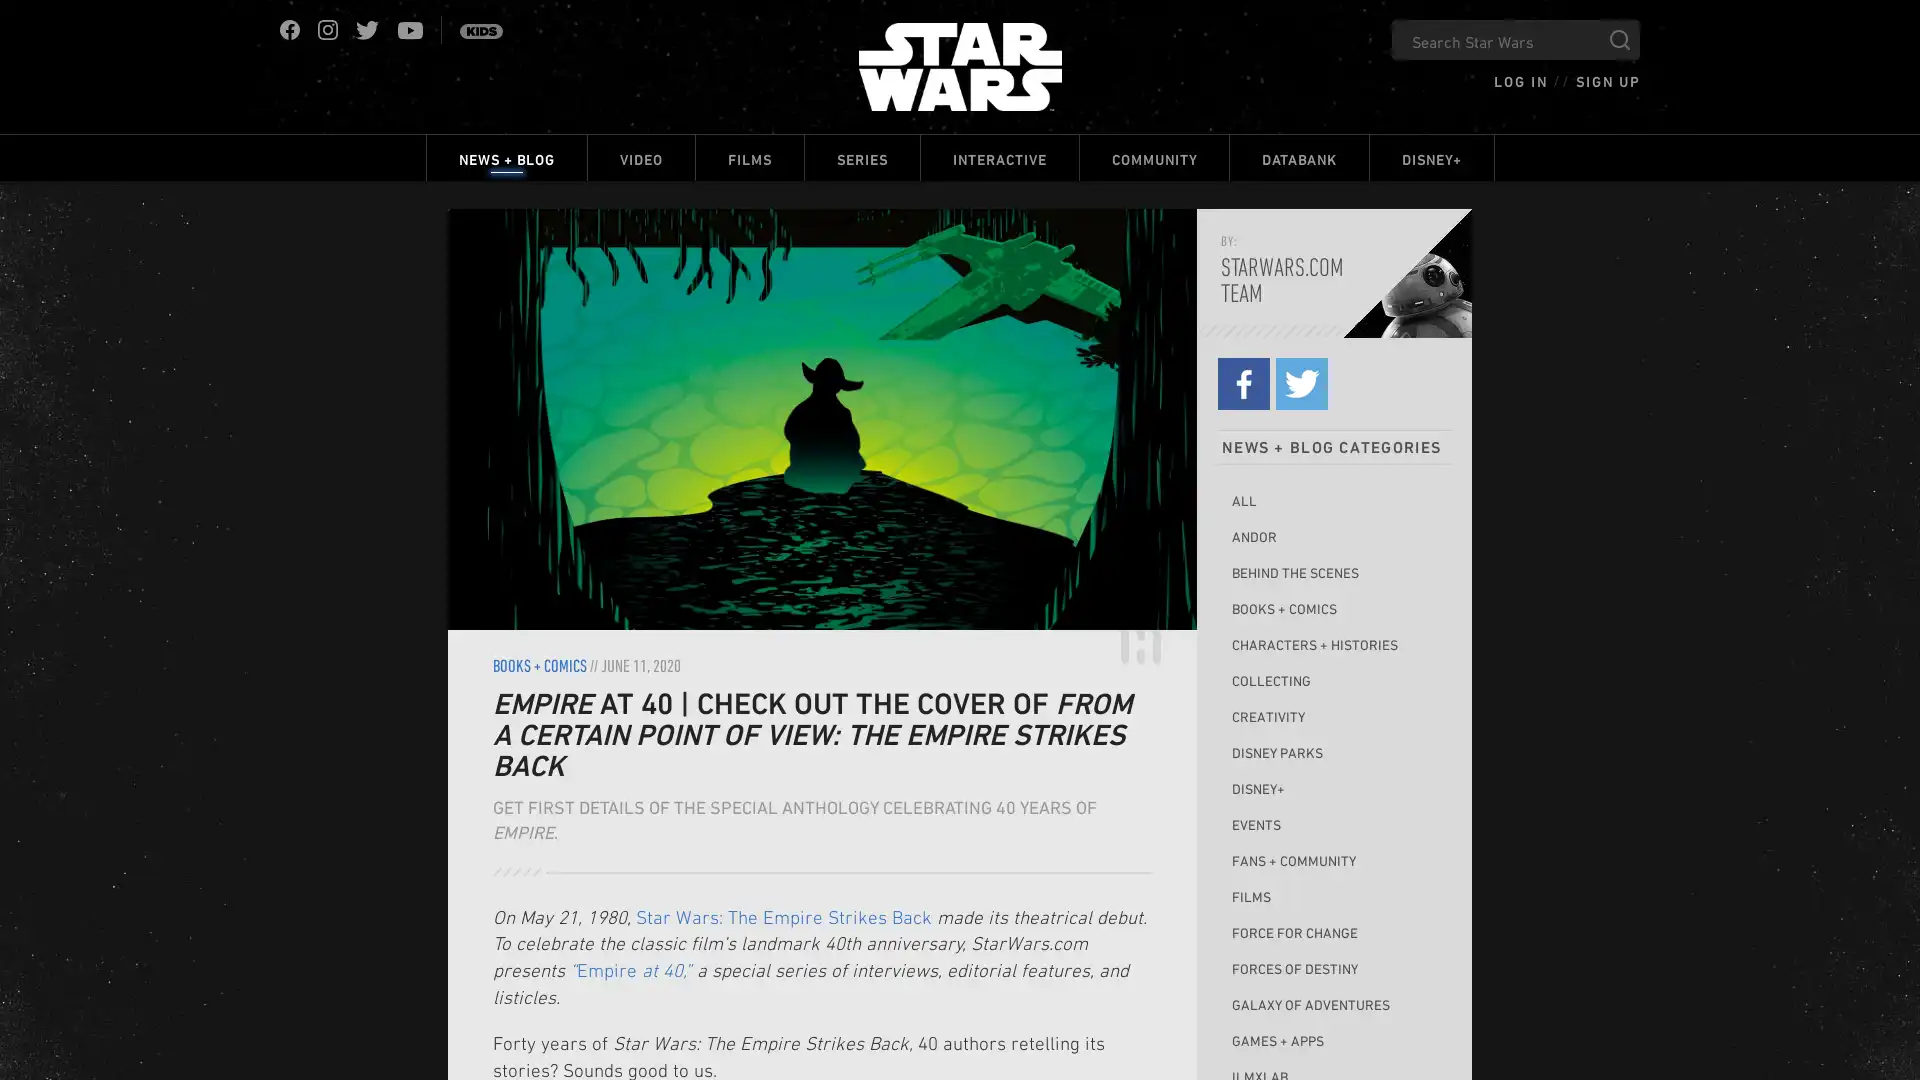 The height and width of the screenshot is (1080, 1920). Describe the element at coordinates (1620, 39) in the screenshot. I see `Open Search` at that location.